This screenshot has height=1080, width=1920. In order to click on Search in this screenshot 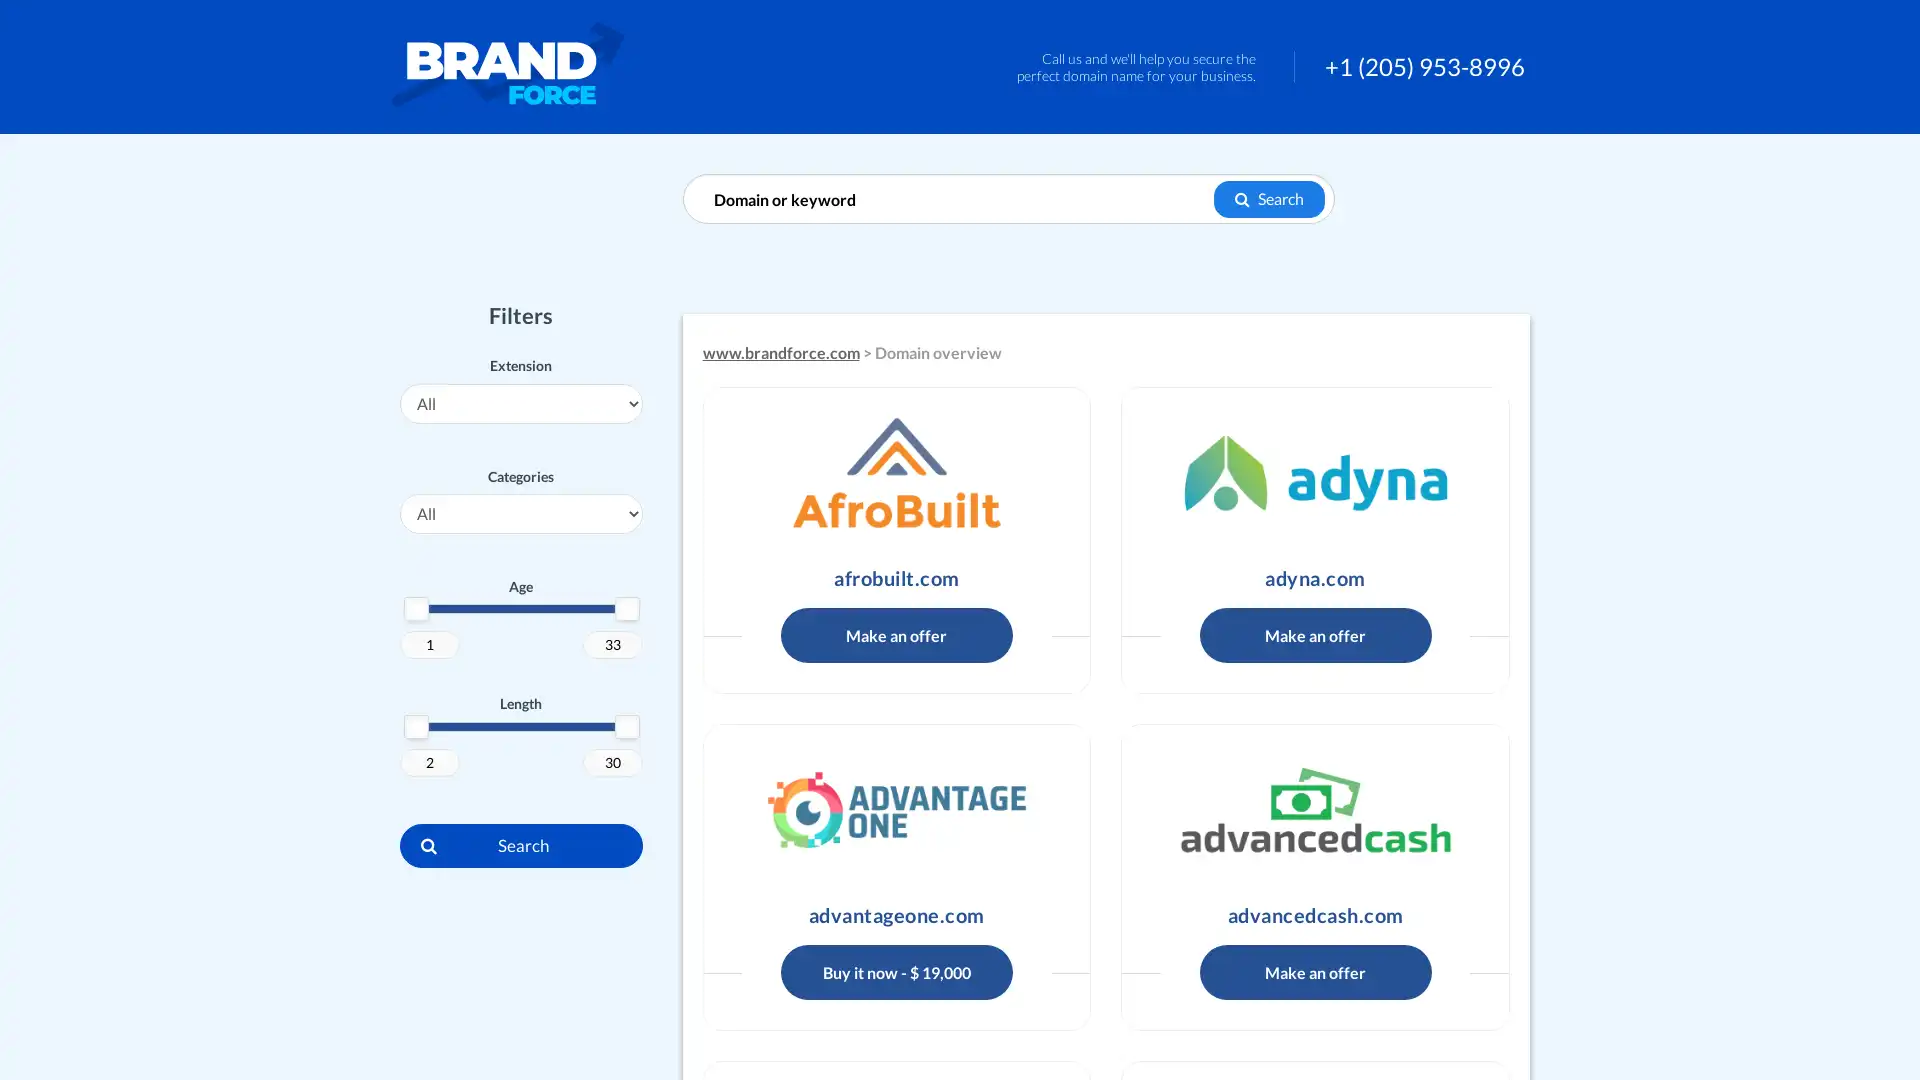, I will do `click(521, 844)`.